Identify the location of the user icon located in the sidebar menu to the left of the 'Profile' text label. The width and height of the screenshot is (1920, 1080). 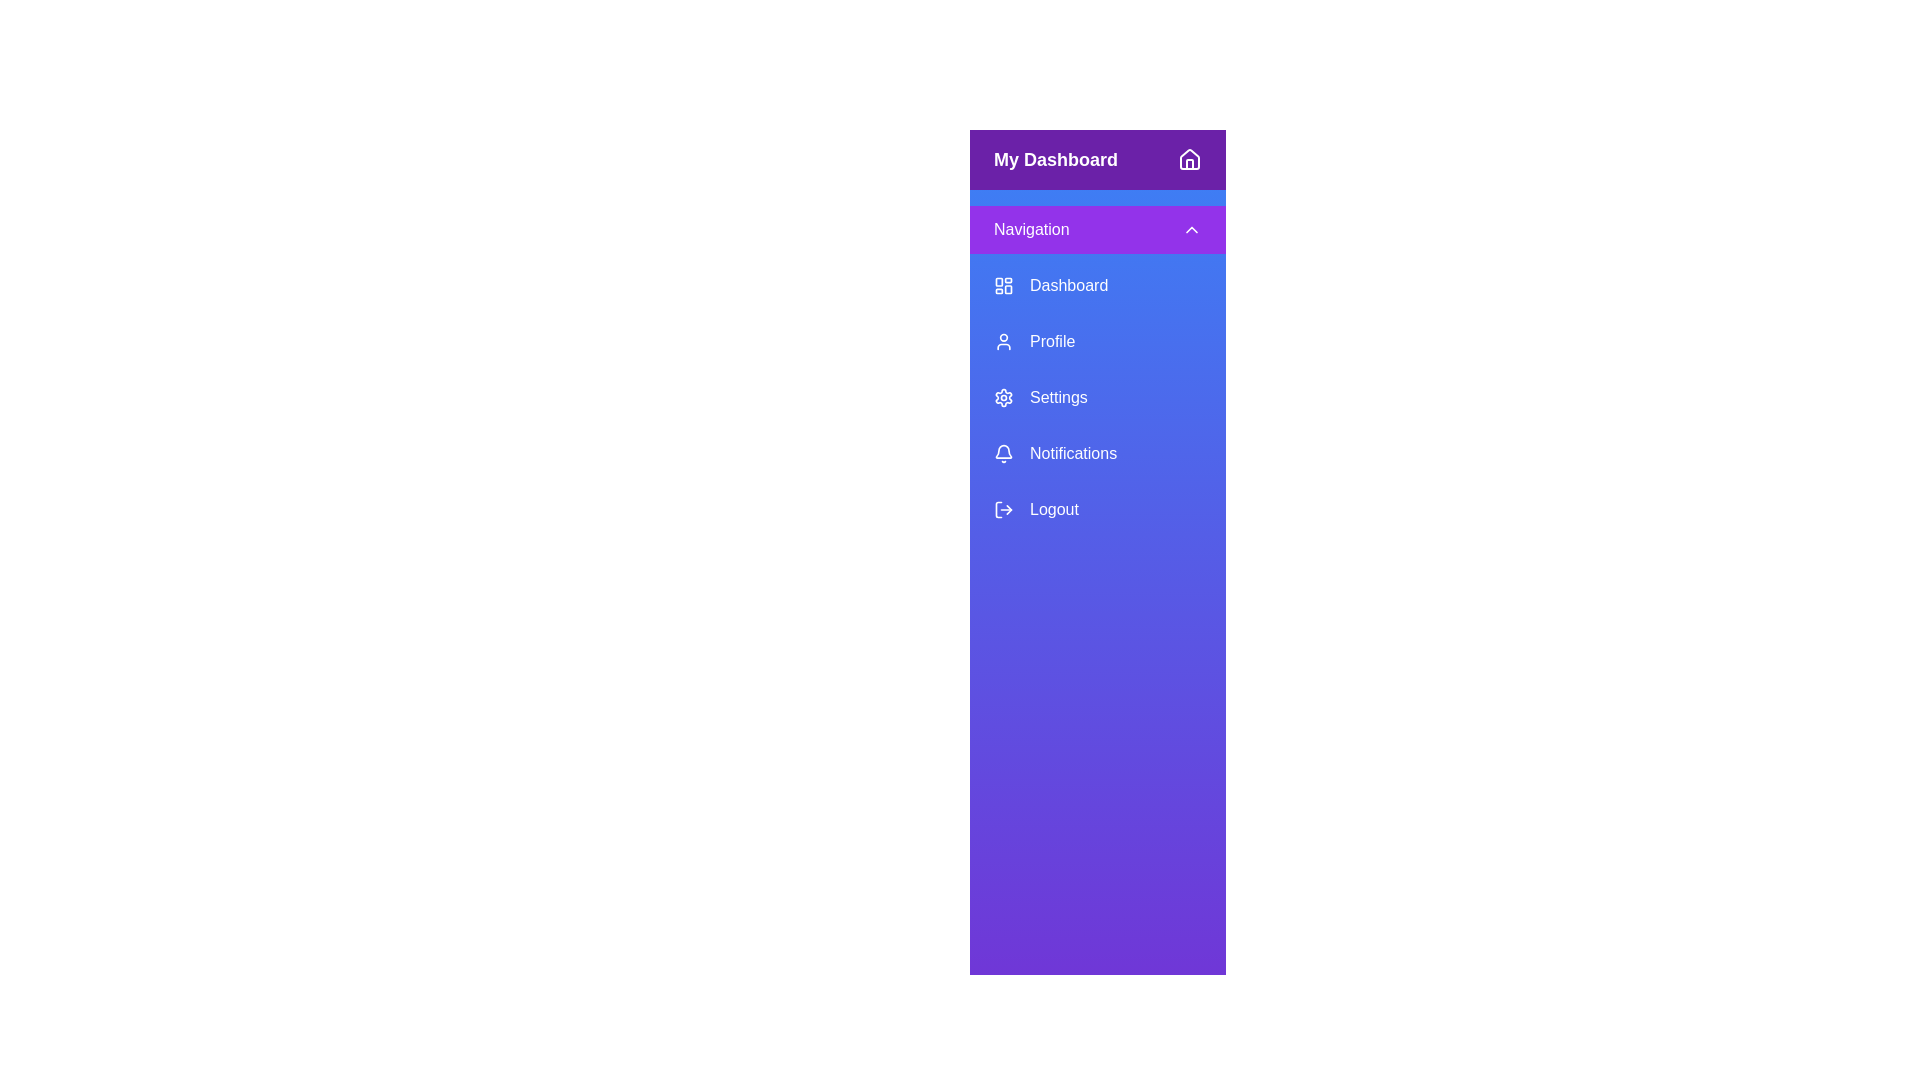
(1003, 341).